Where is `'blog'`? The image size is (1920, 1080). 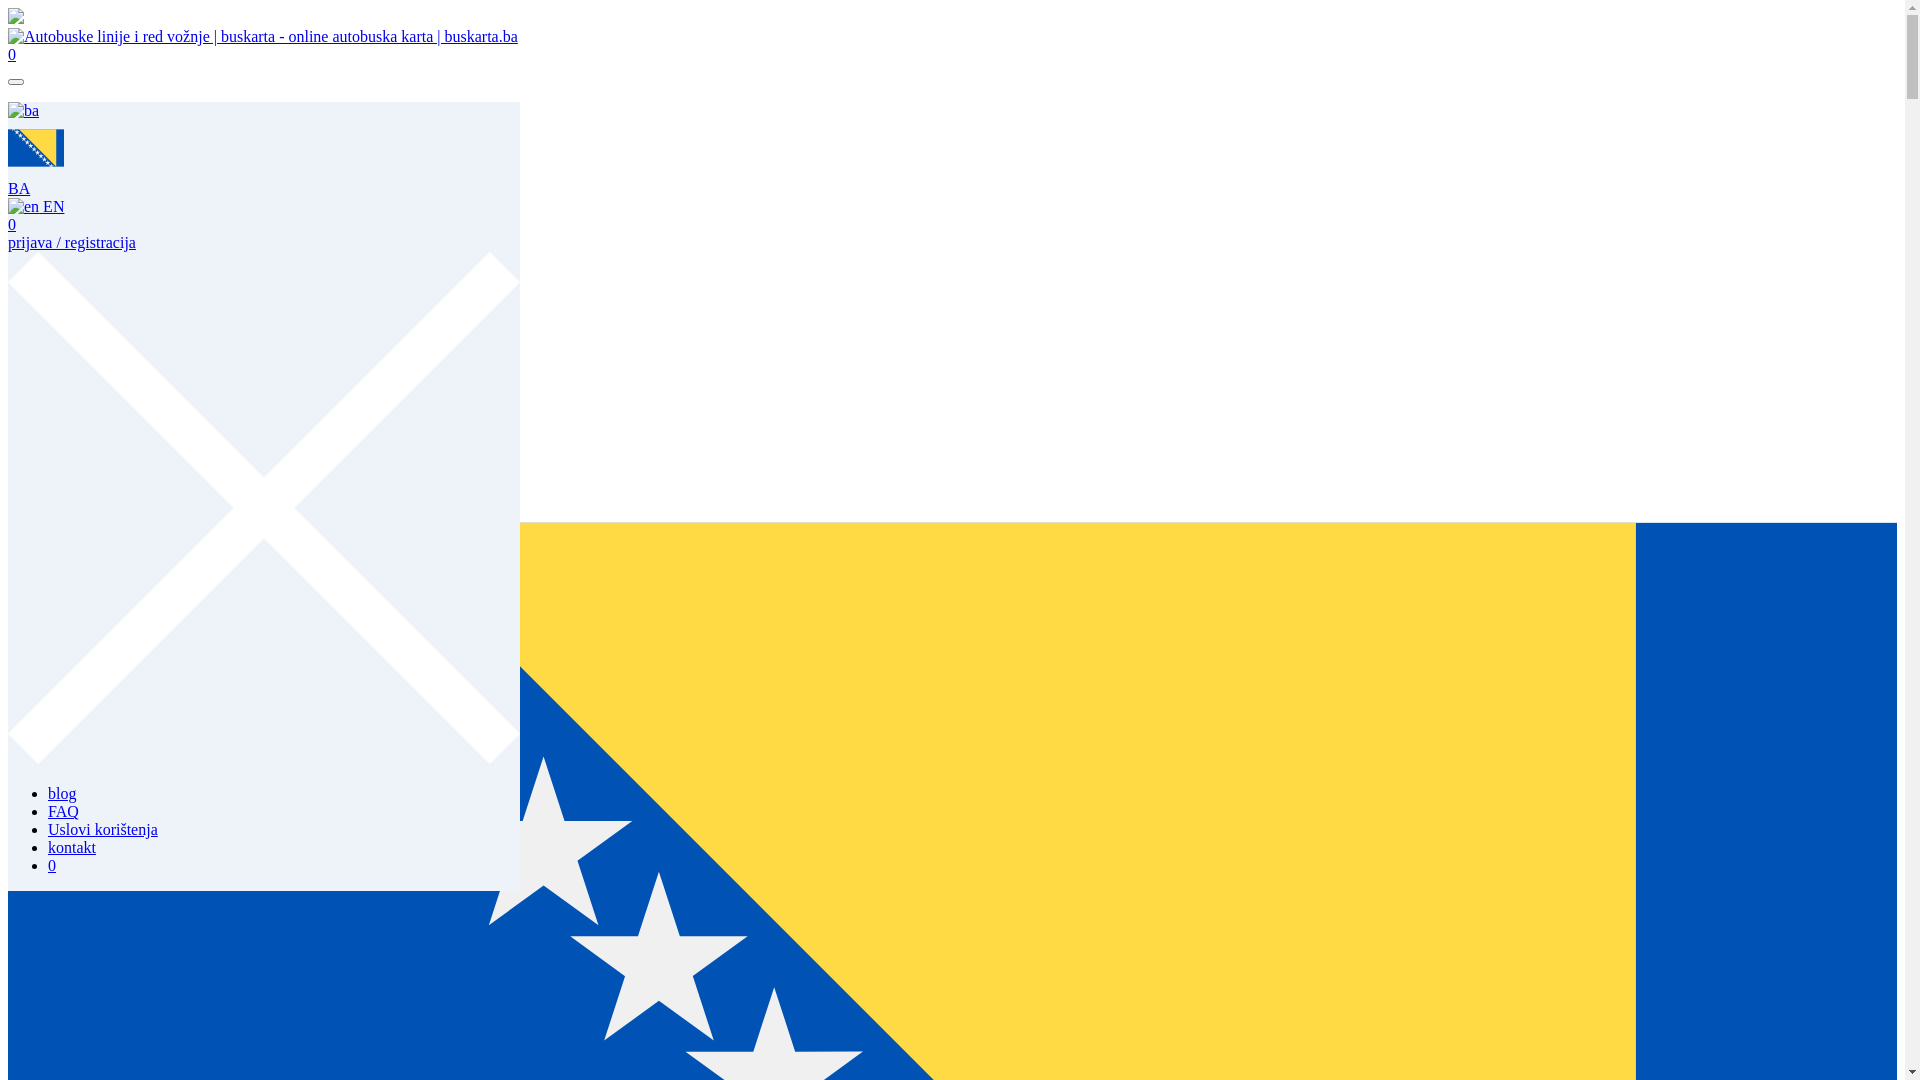
'blog' is located at coordinates (48, 110).